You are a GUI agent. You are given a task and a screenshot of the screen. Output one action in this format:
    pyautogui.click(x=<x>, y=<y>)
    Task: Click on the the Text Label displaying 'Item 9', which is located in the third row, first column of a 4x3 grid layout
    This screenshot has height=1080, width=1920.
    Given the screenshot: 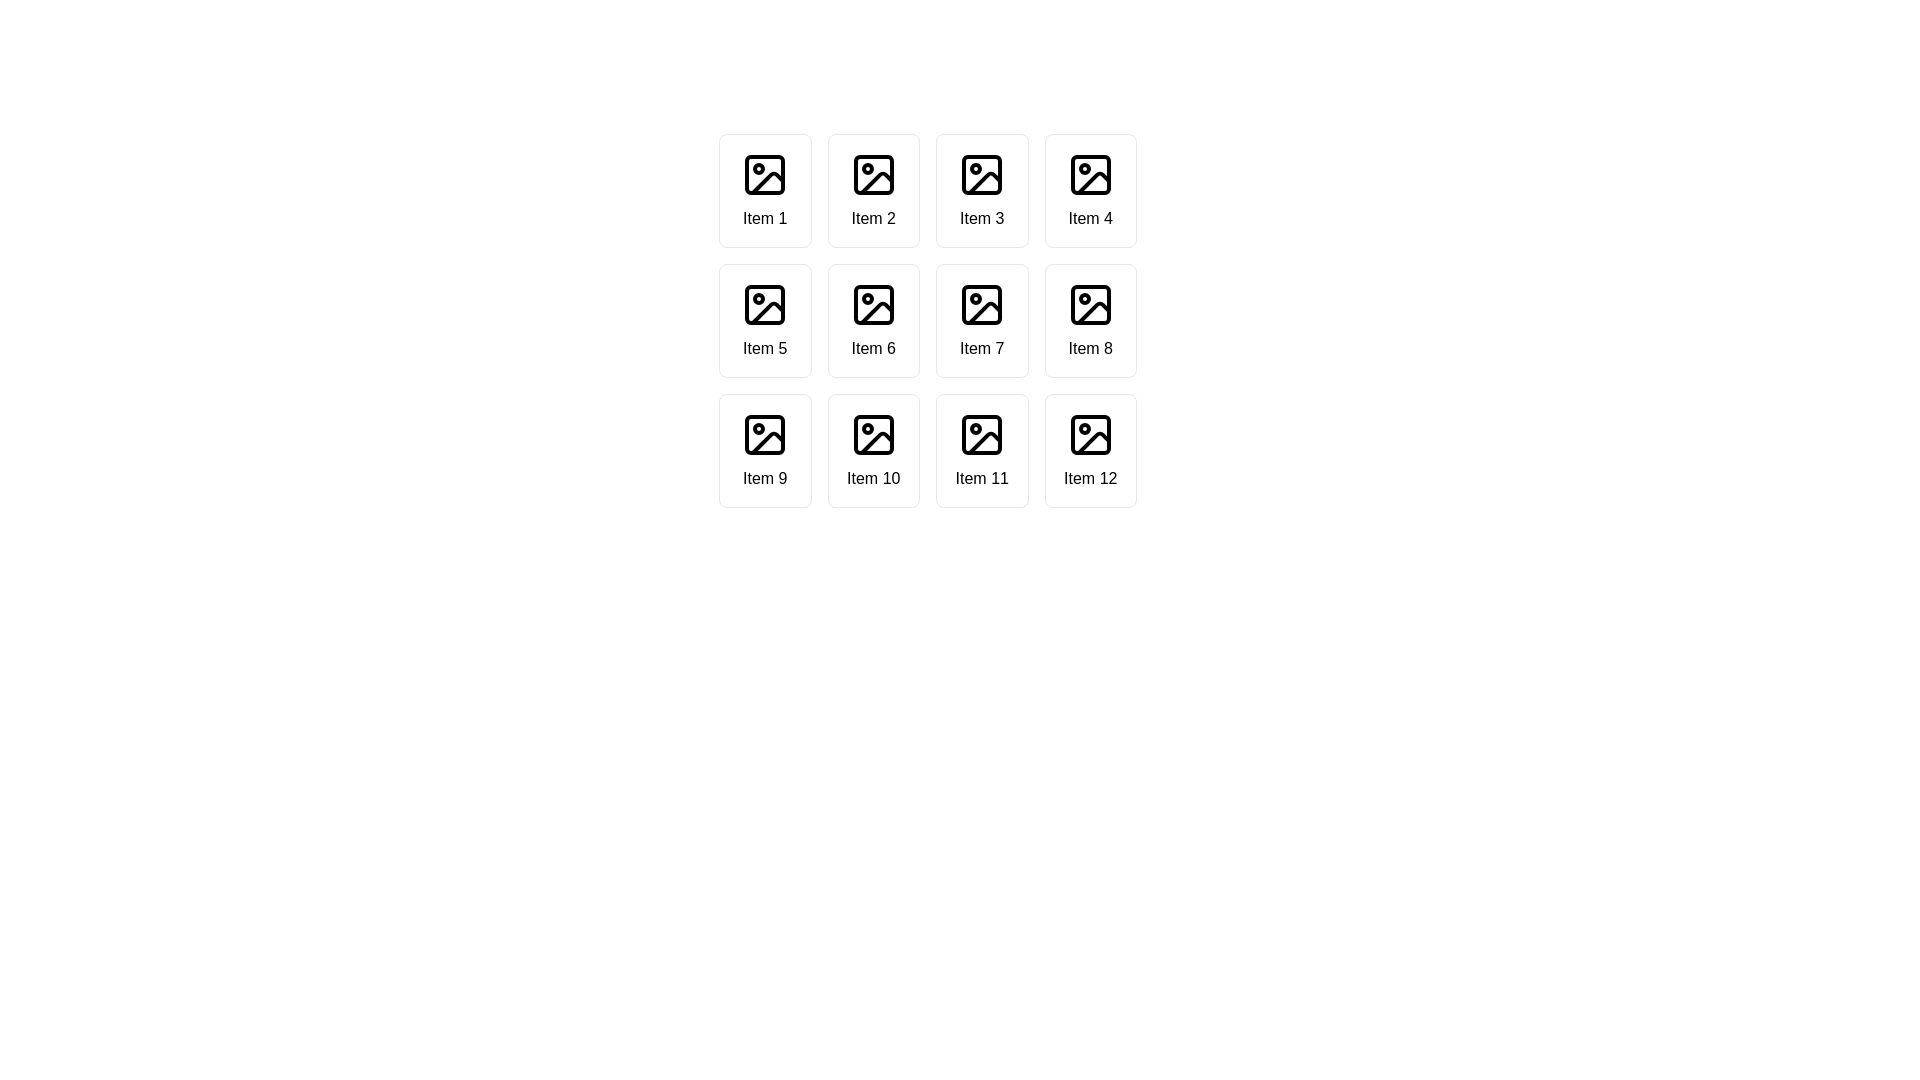 What is the action you would take?
    pyautogui.click(x=764, y=478)
    